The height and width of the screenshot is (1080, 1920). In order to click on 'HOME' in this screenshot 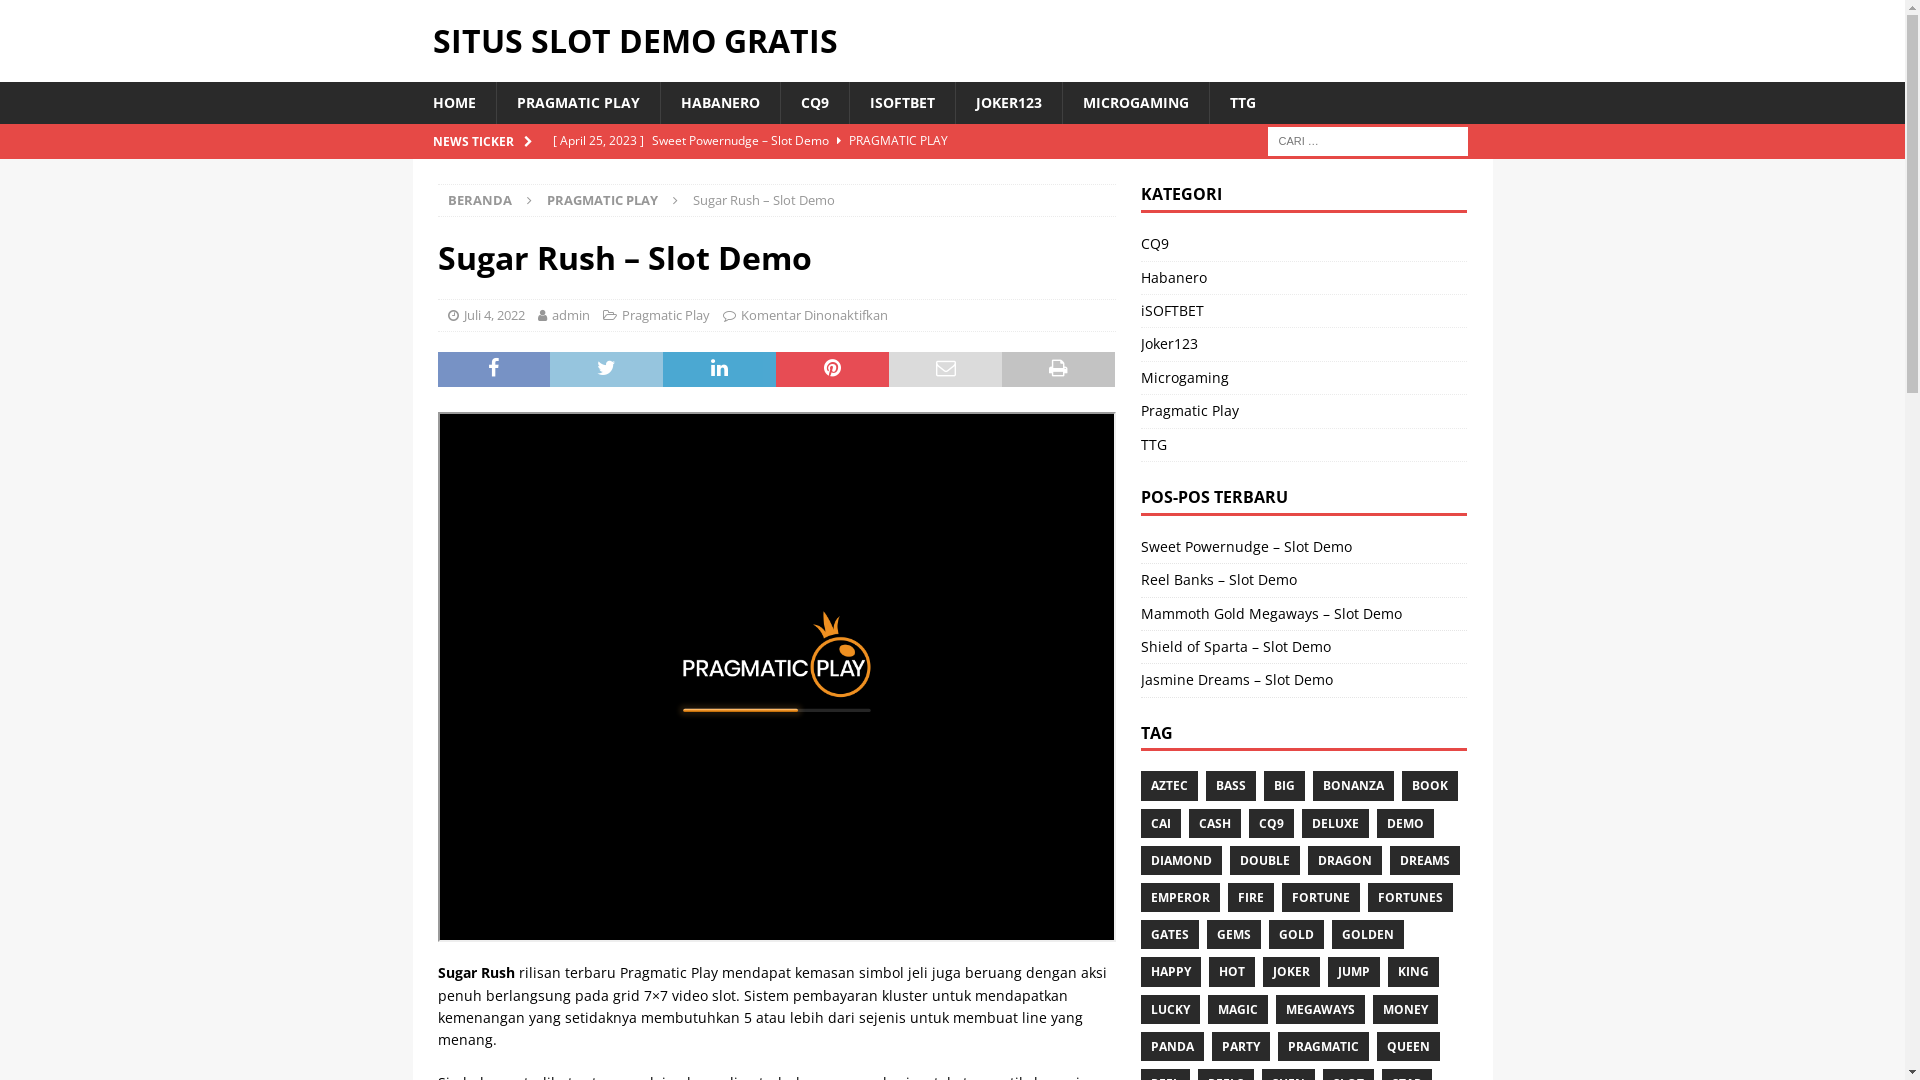, I will do `click(452, 103)`.